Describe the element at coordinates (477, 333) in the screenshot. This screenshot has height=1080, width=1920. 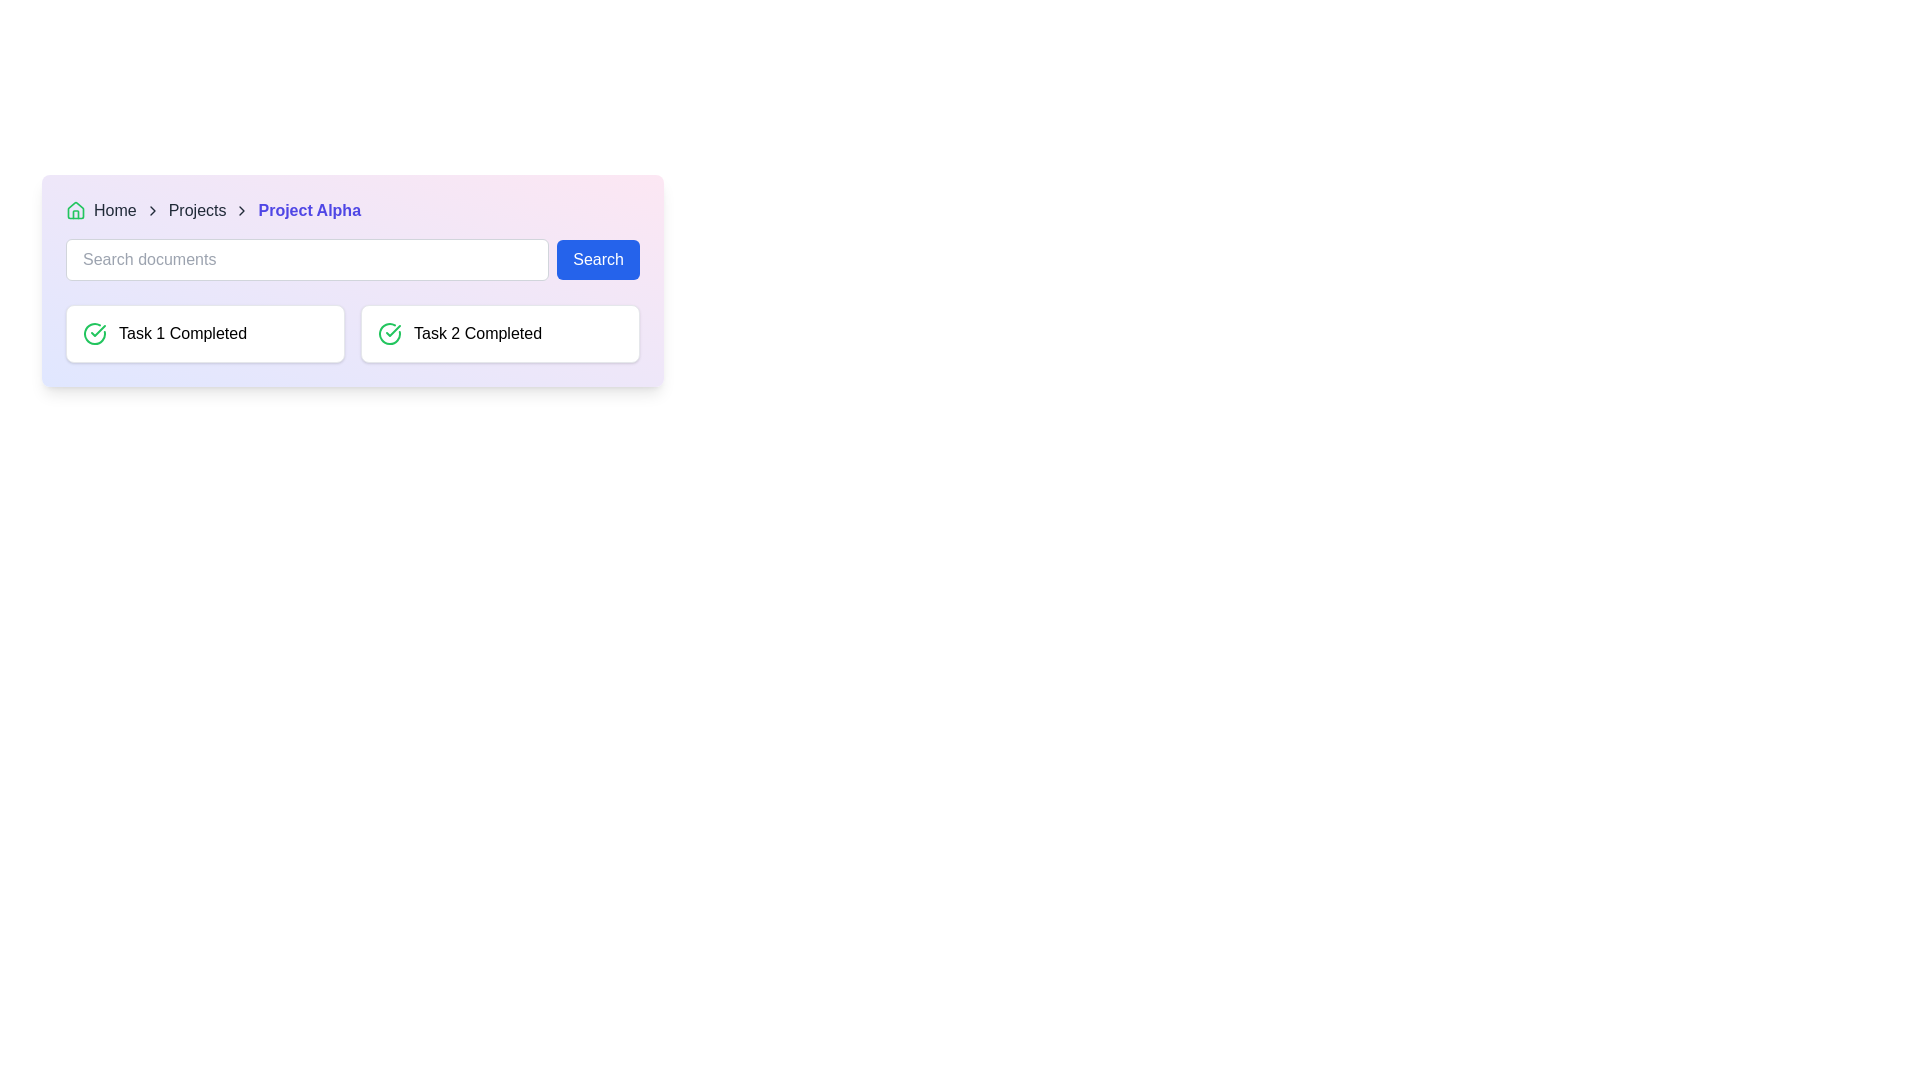
I see `the static text label displaying 'Task 2 Completed' which is part of a light-themed card interface, located in the bottom-right quadrant of the display, right next to a green checkmark icon` at that location.